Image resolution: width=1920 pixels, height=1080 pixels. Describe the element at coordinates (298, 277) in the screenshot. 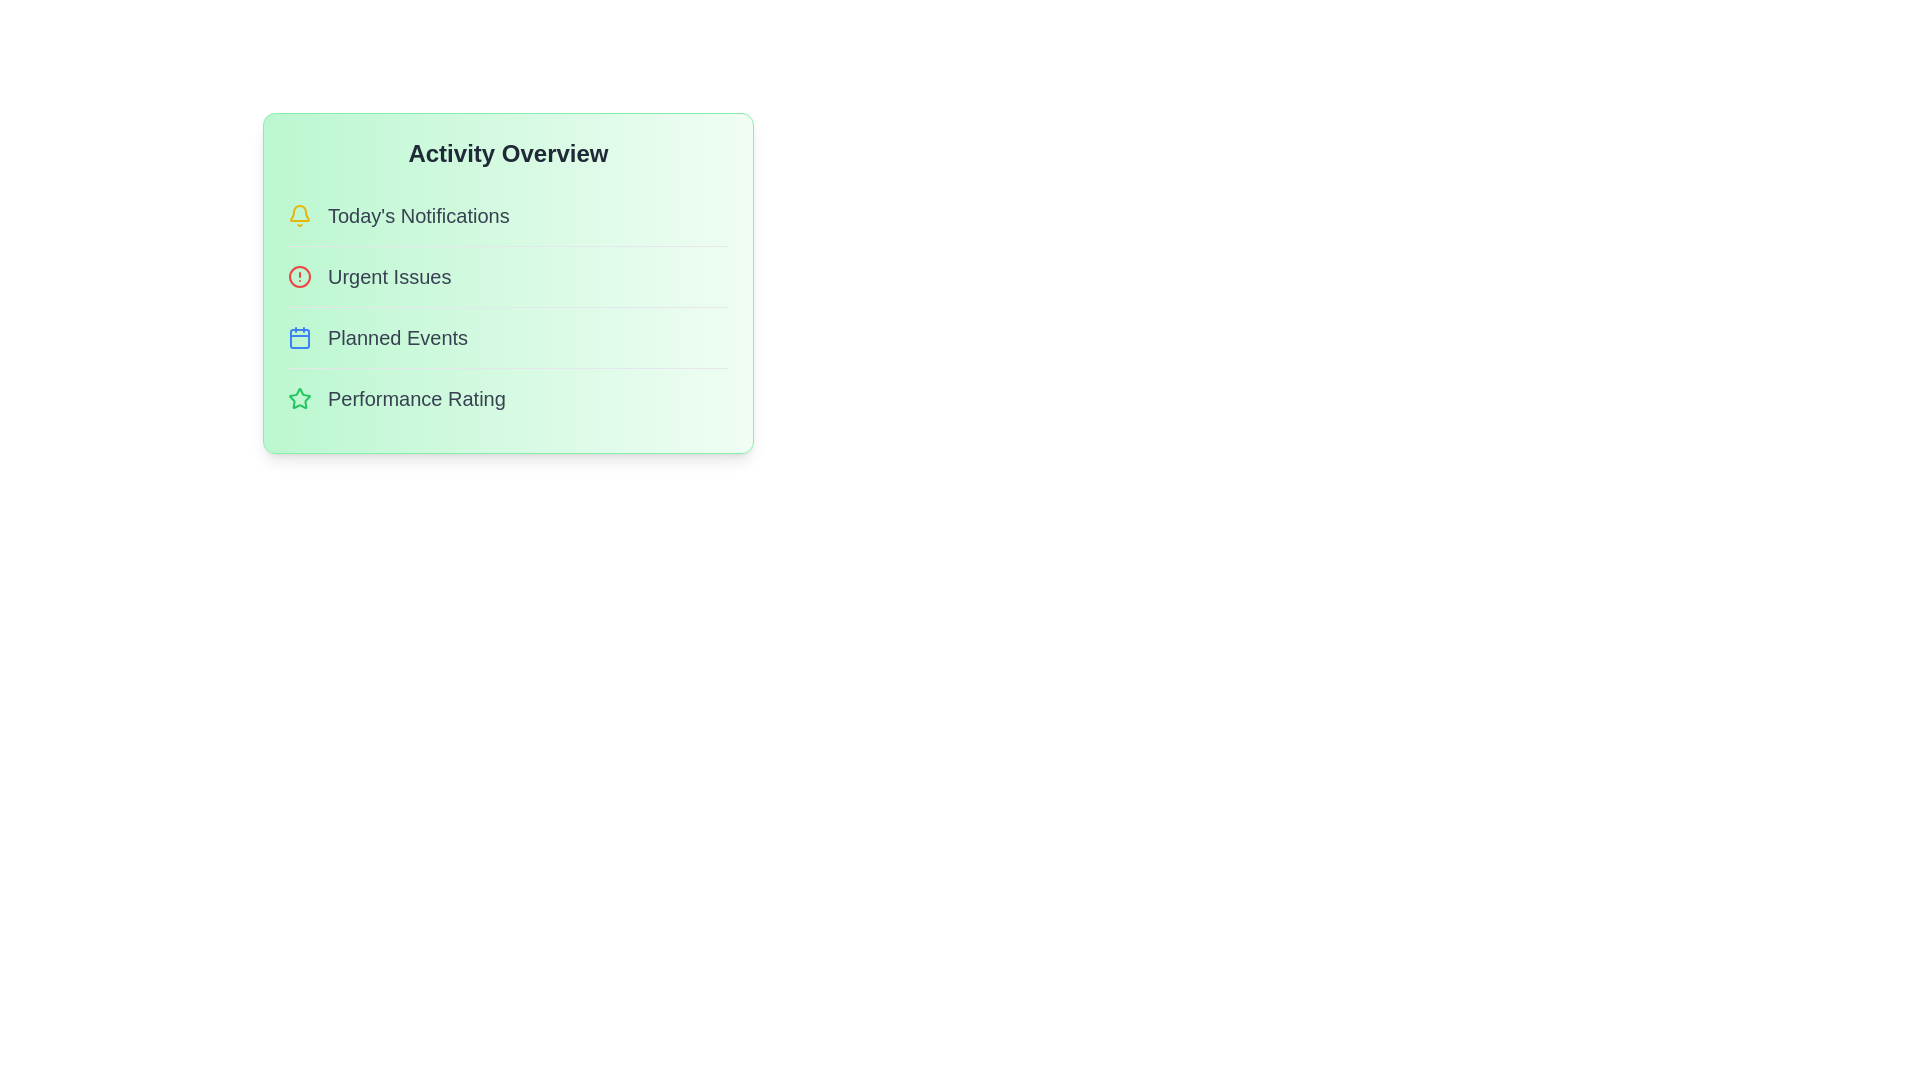

I see `the alert or warning icon located in the 'Activity Overview' section, adjacent to the 'Urgent Issues' label` at that location.